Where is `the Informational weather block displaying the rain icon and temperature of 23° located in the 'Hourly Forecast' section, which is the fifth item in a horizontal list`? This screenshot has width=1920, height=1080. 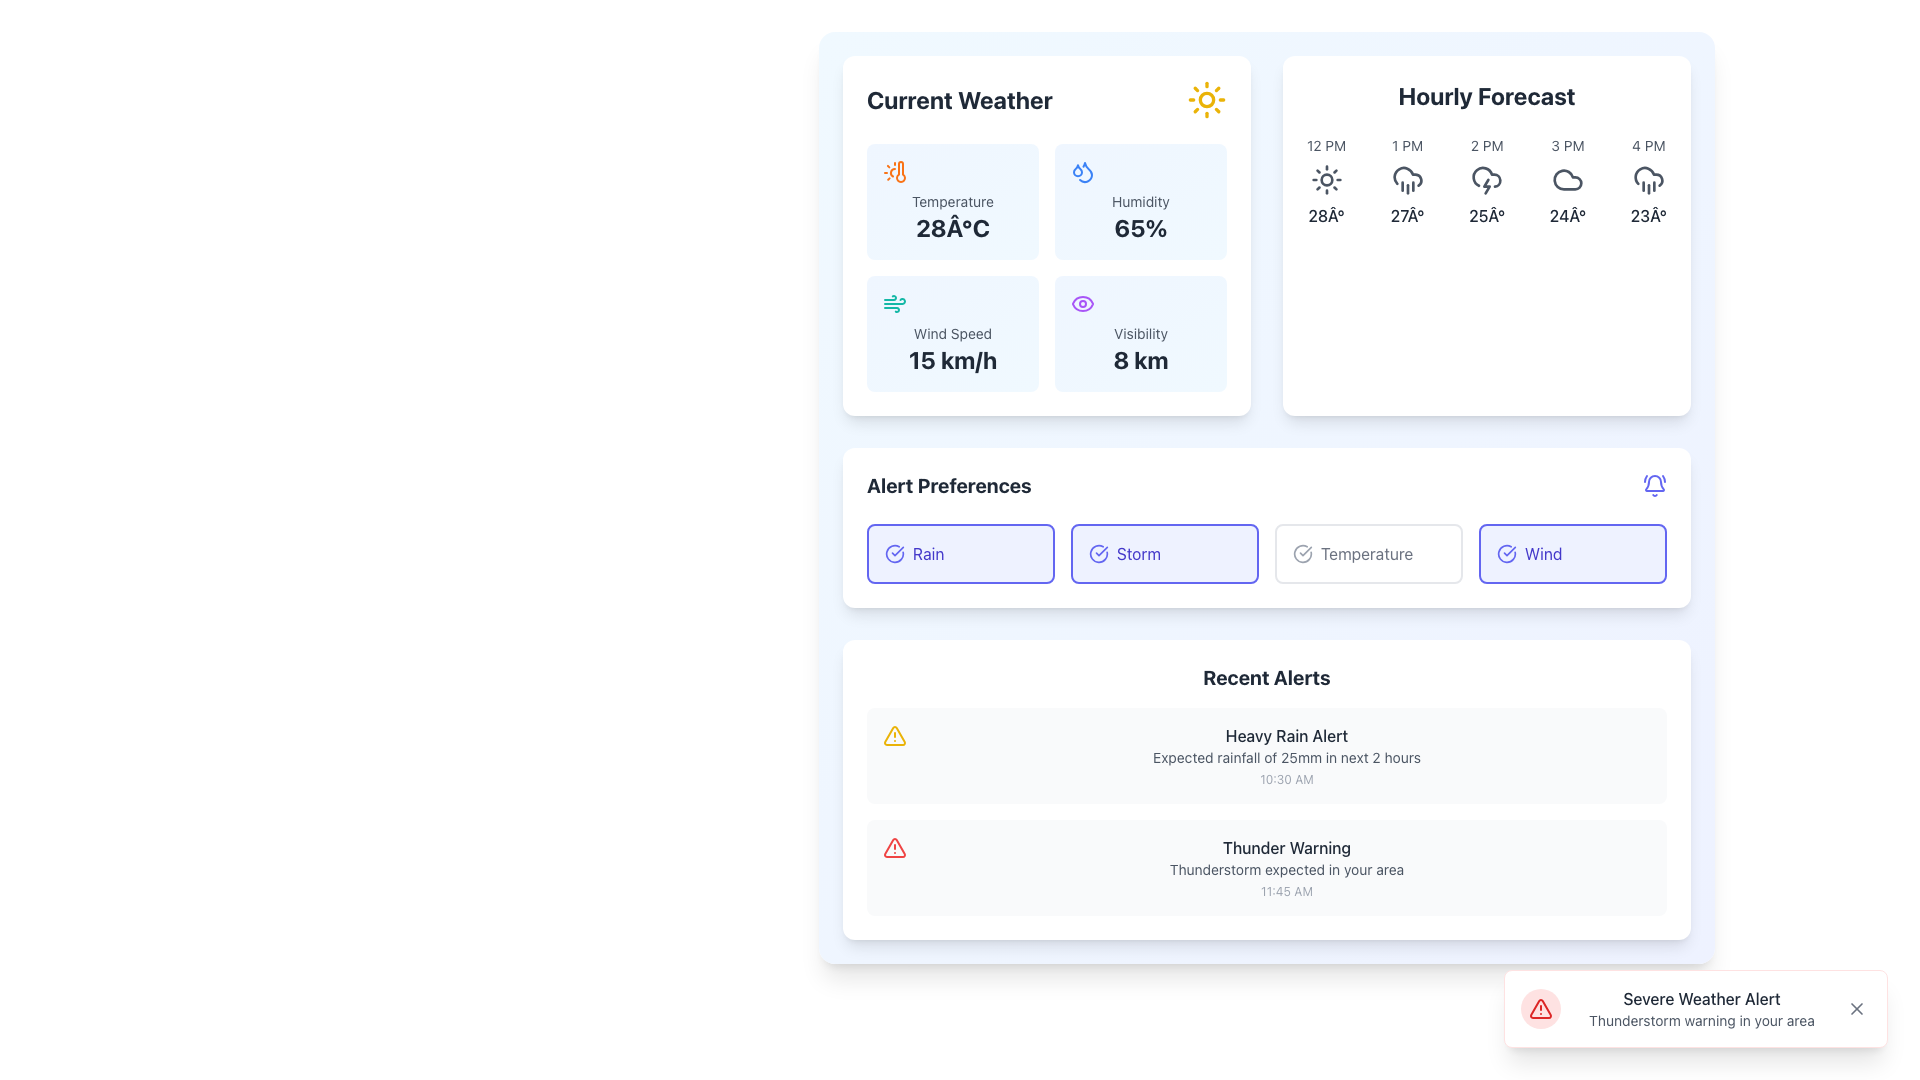 the Informational weather block displaying the rain icon and temperature of 23° located in the 'Hourly Forecast' section, which is the fifth item in a horizontal list is located at coordinates (1648, 181).